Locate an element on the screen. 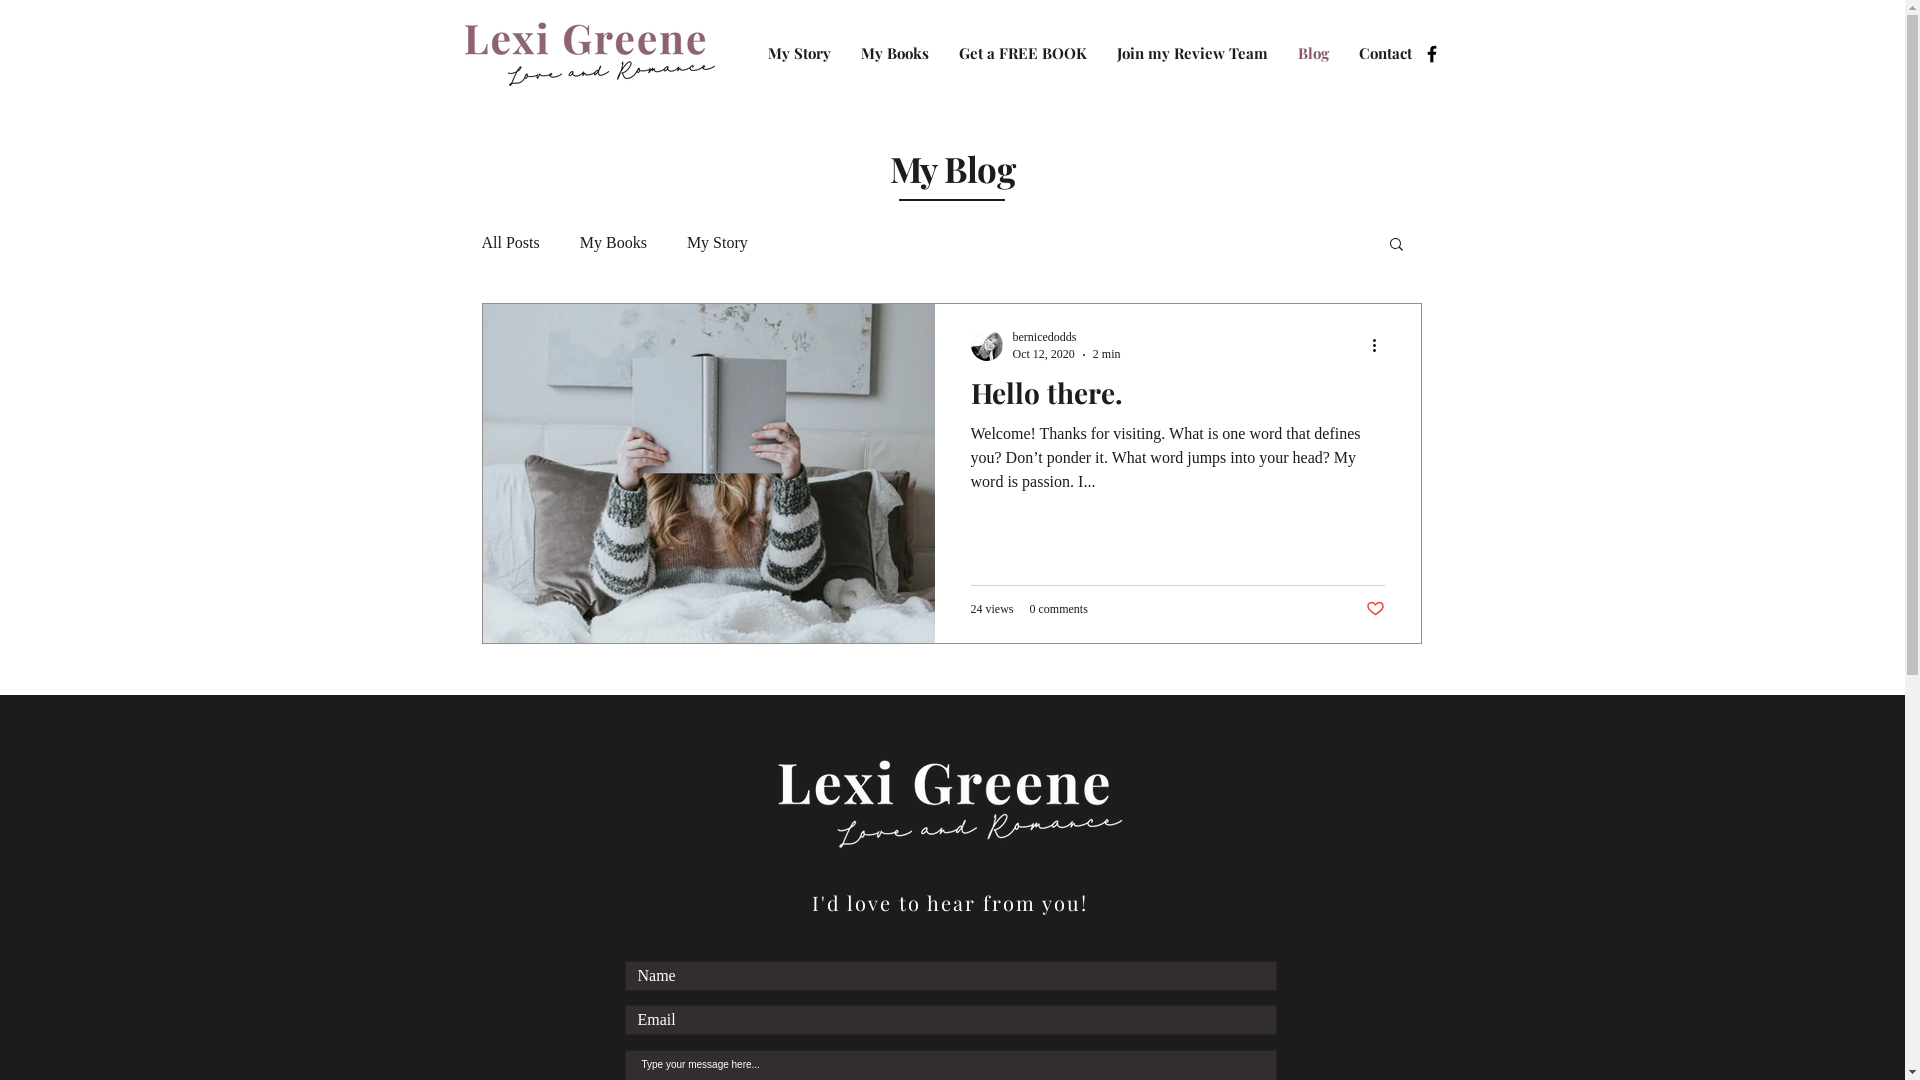 The height and width of the screenshot is (1080, 1920). 'All Posts' is located at coordinates (510, 242).